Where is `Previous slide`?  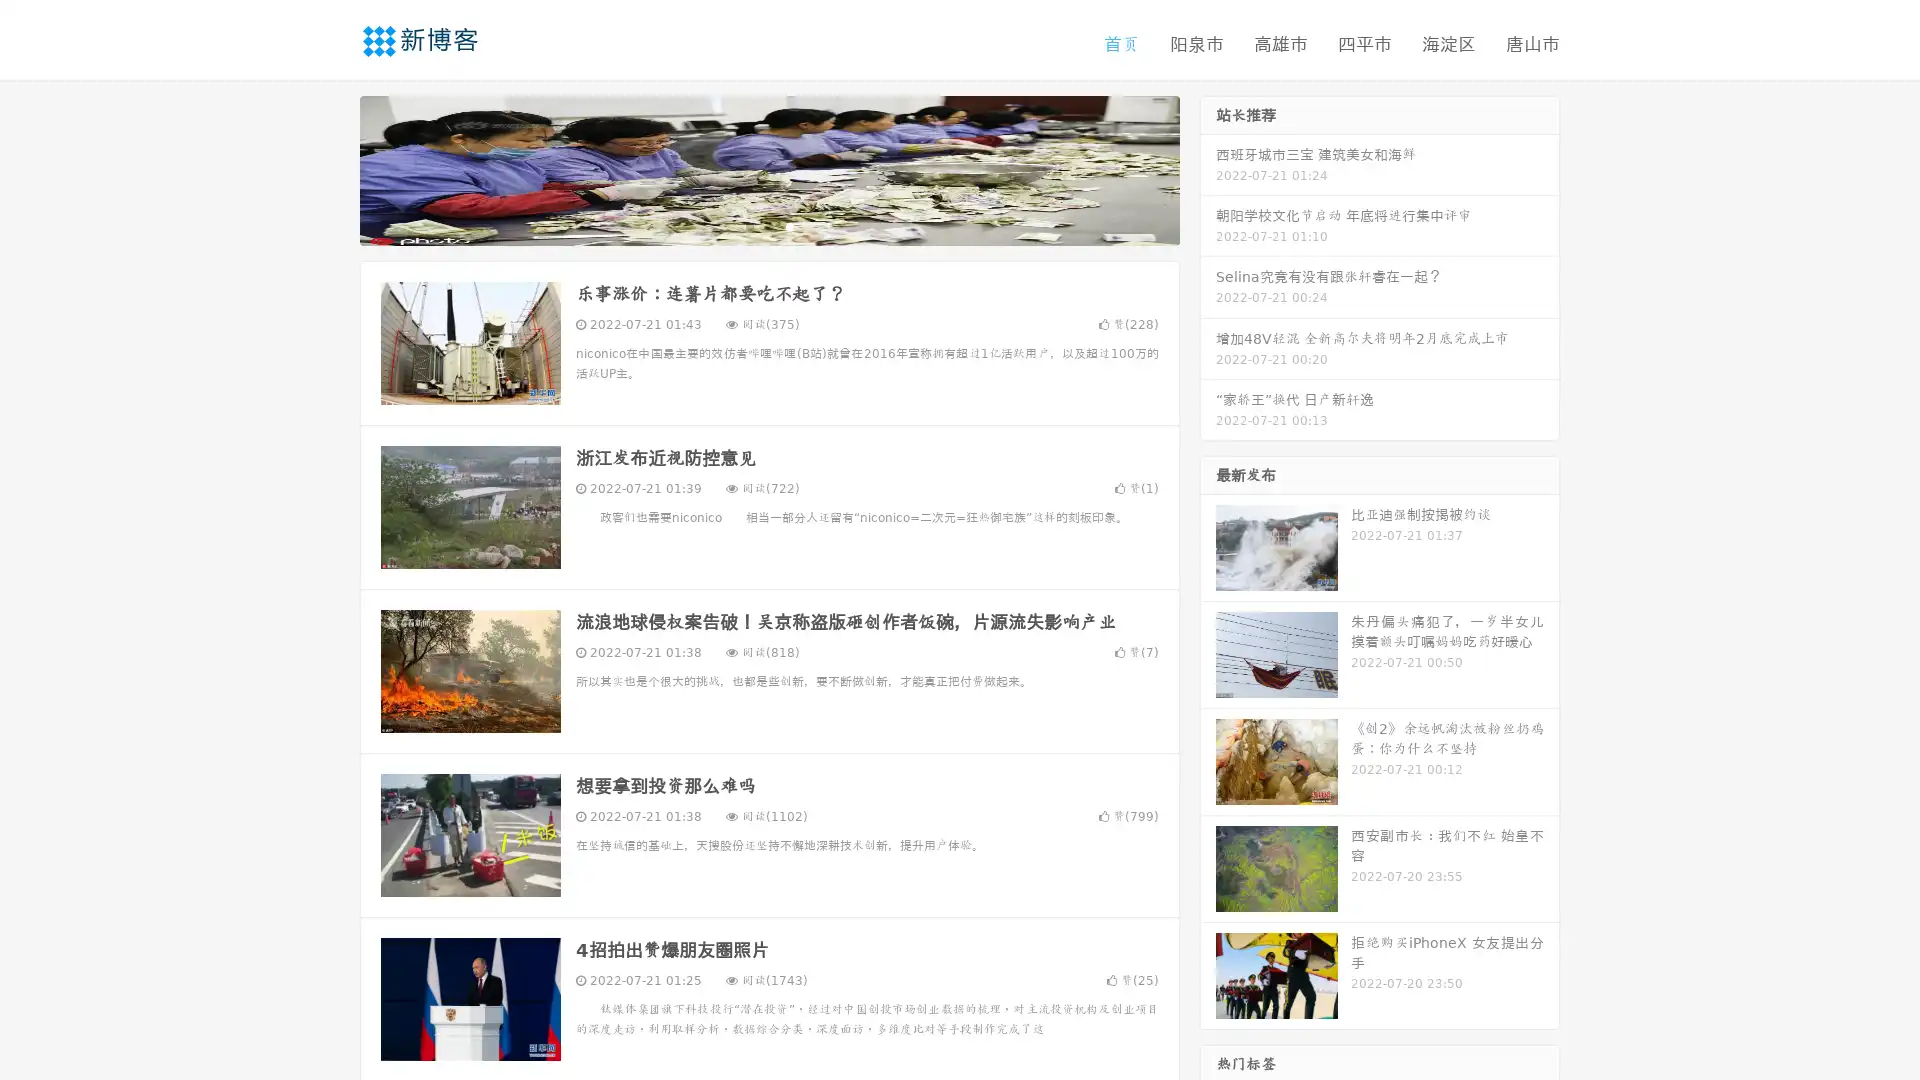
Previous slide is located at coordinates (330, 168).